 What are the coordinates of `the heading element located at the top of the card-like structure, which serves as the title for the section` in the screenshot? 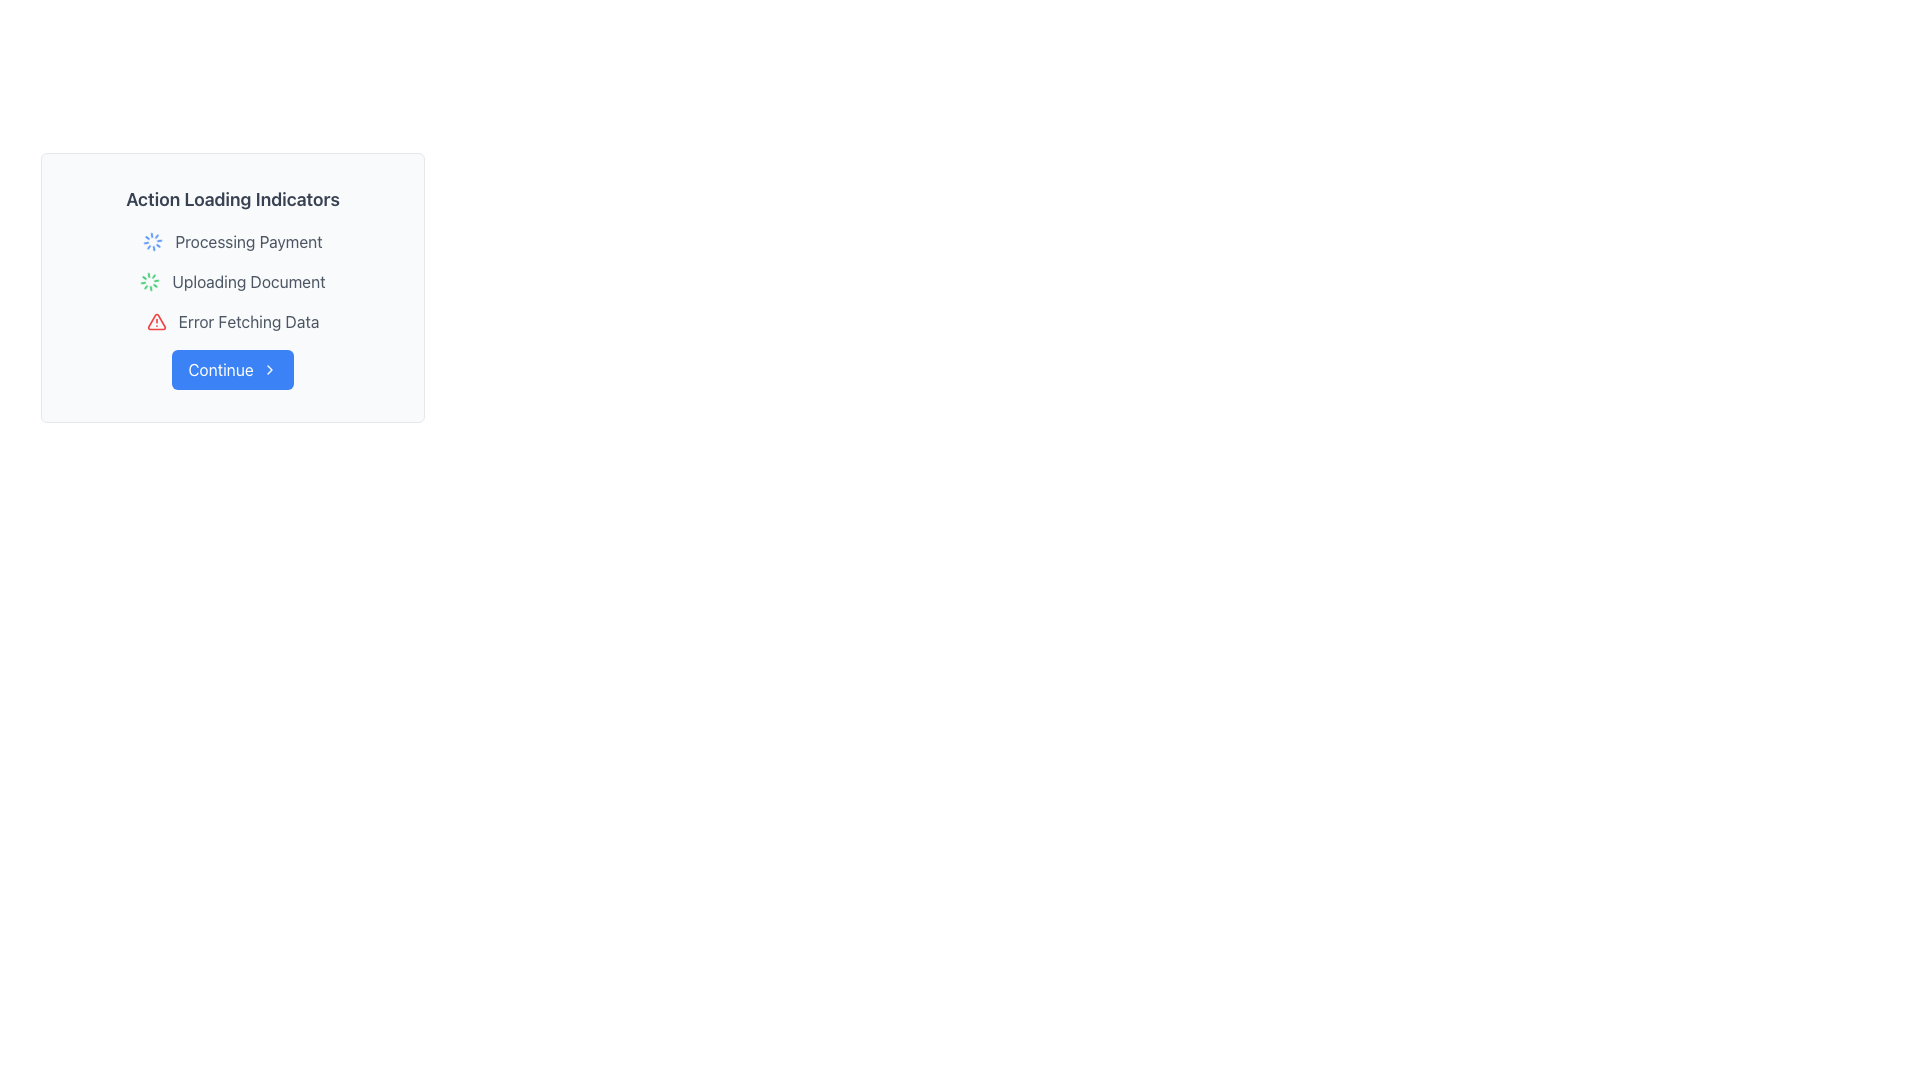 It's located at (233, 200).